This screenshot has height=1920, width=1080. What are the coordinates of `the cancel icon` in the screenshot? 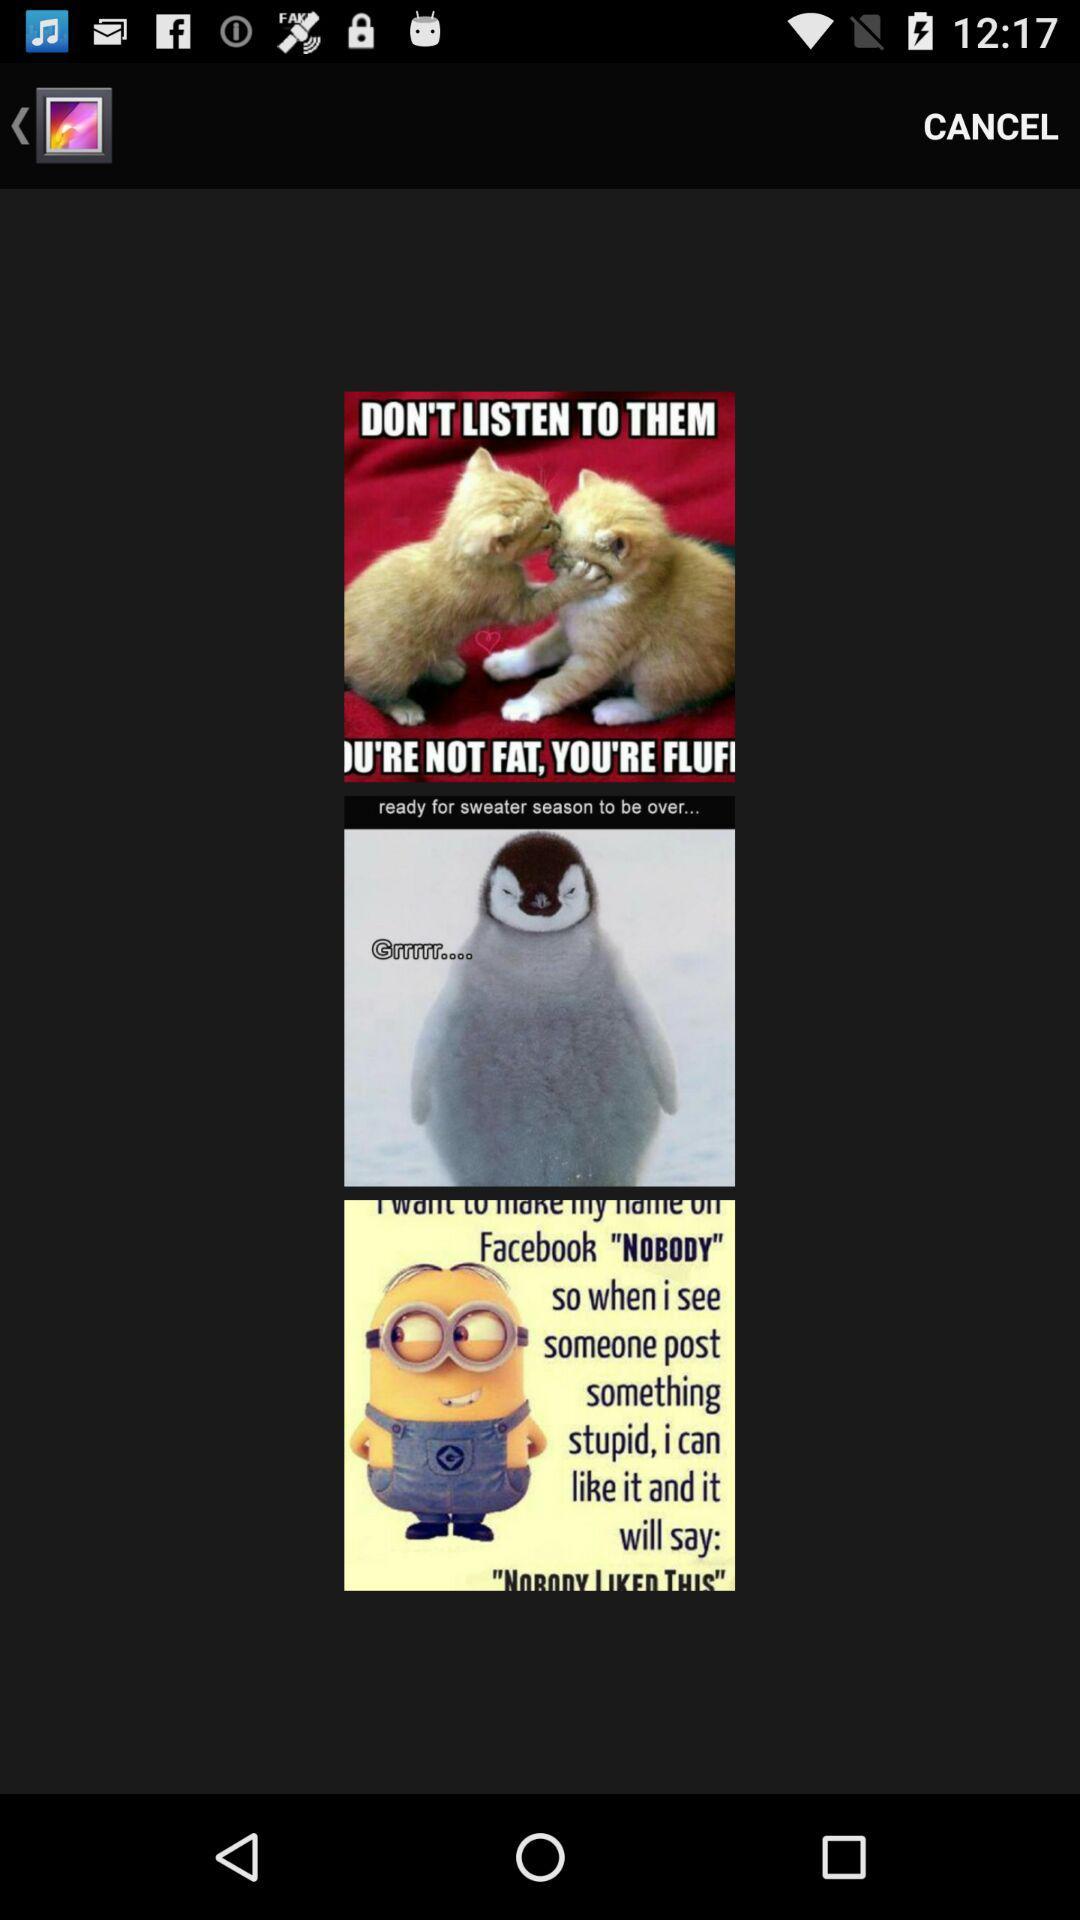 It's located at (991, 124).